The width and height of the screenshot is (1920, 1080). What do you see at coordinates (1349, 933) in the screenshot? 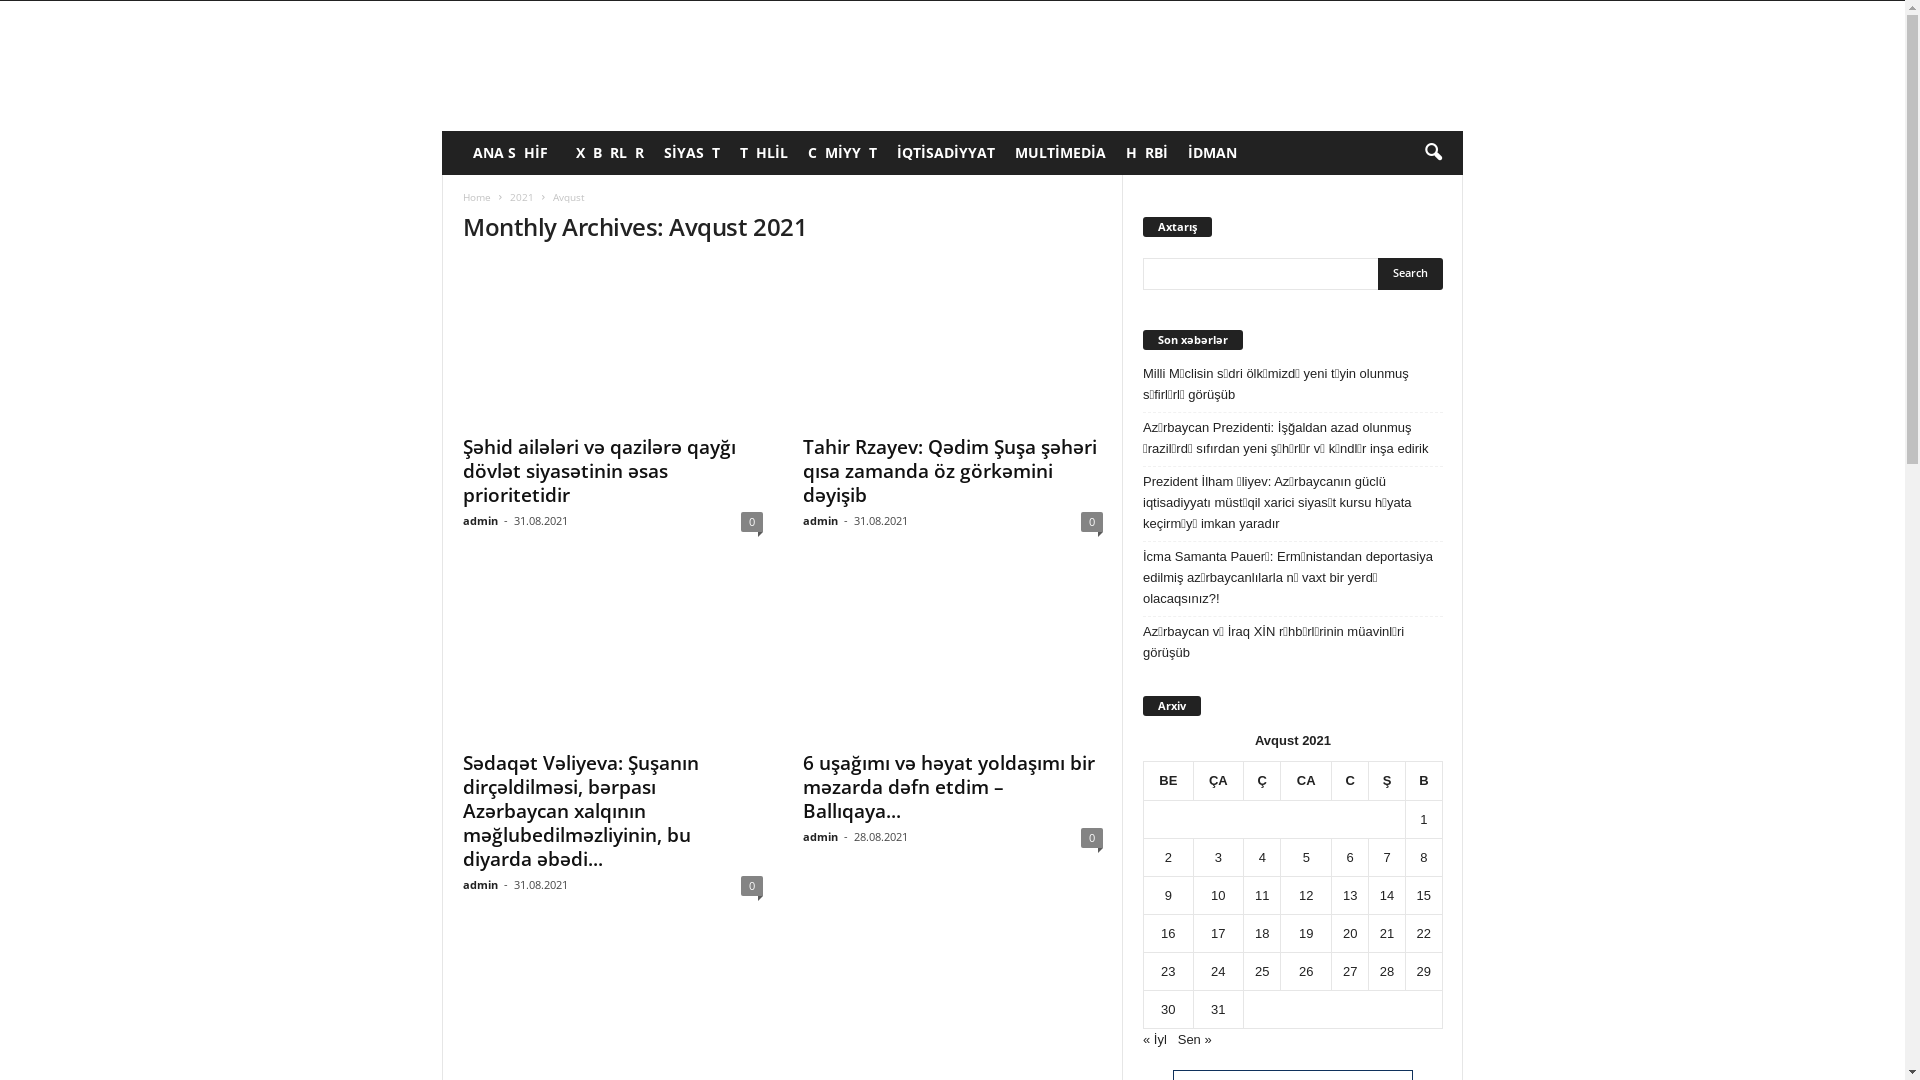
I see `'20'` at bounding box center [1349, 933].